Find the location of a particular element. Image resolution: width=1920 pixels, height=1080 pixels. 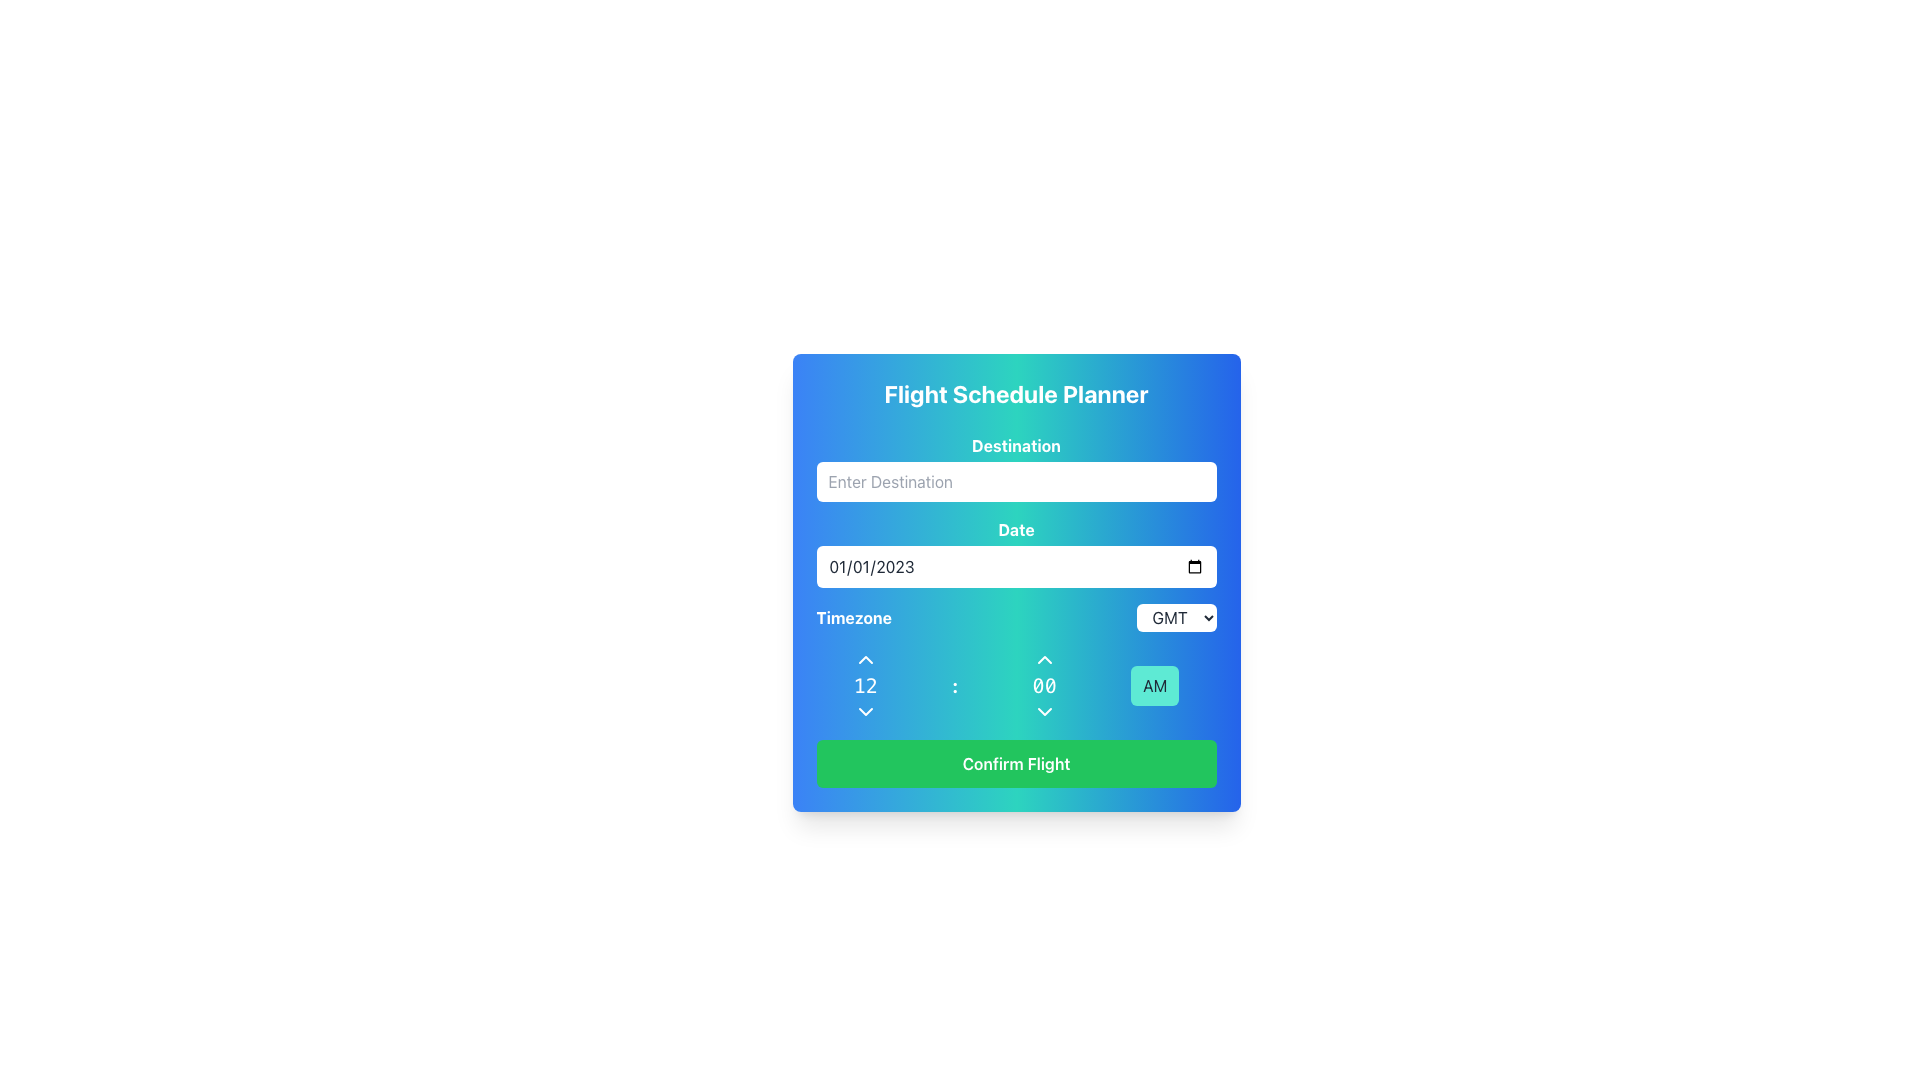

the time period indicator button located on the right side of the time selection section is located at coordinates (1155, 685).